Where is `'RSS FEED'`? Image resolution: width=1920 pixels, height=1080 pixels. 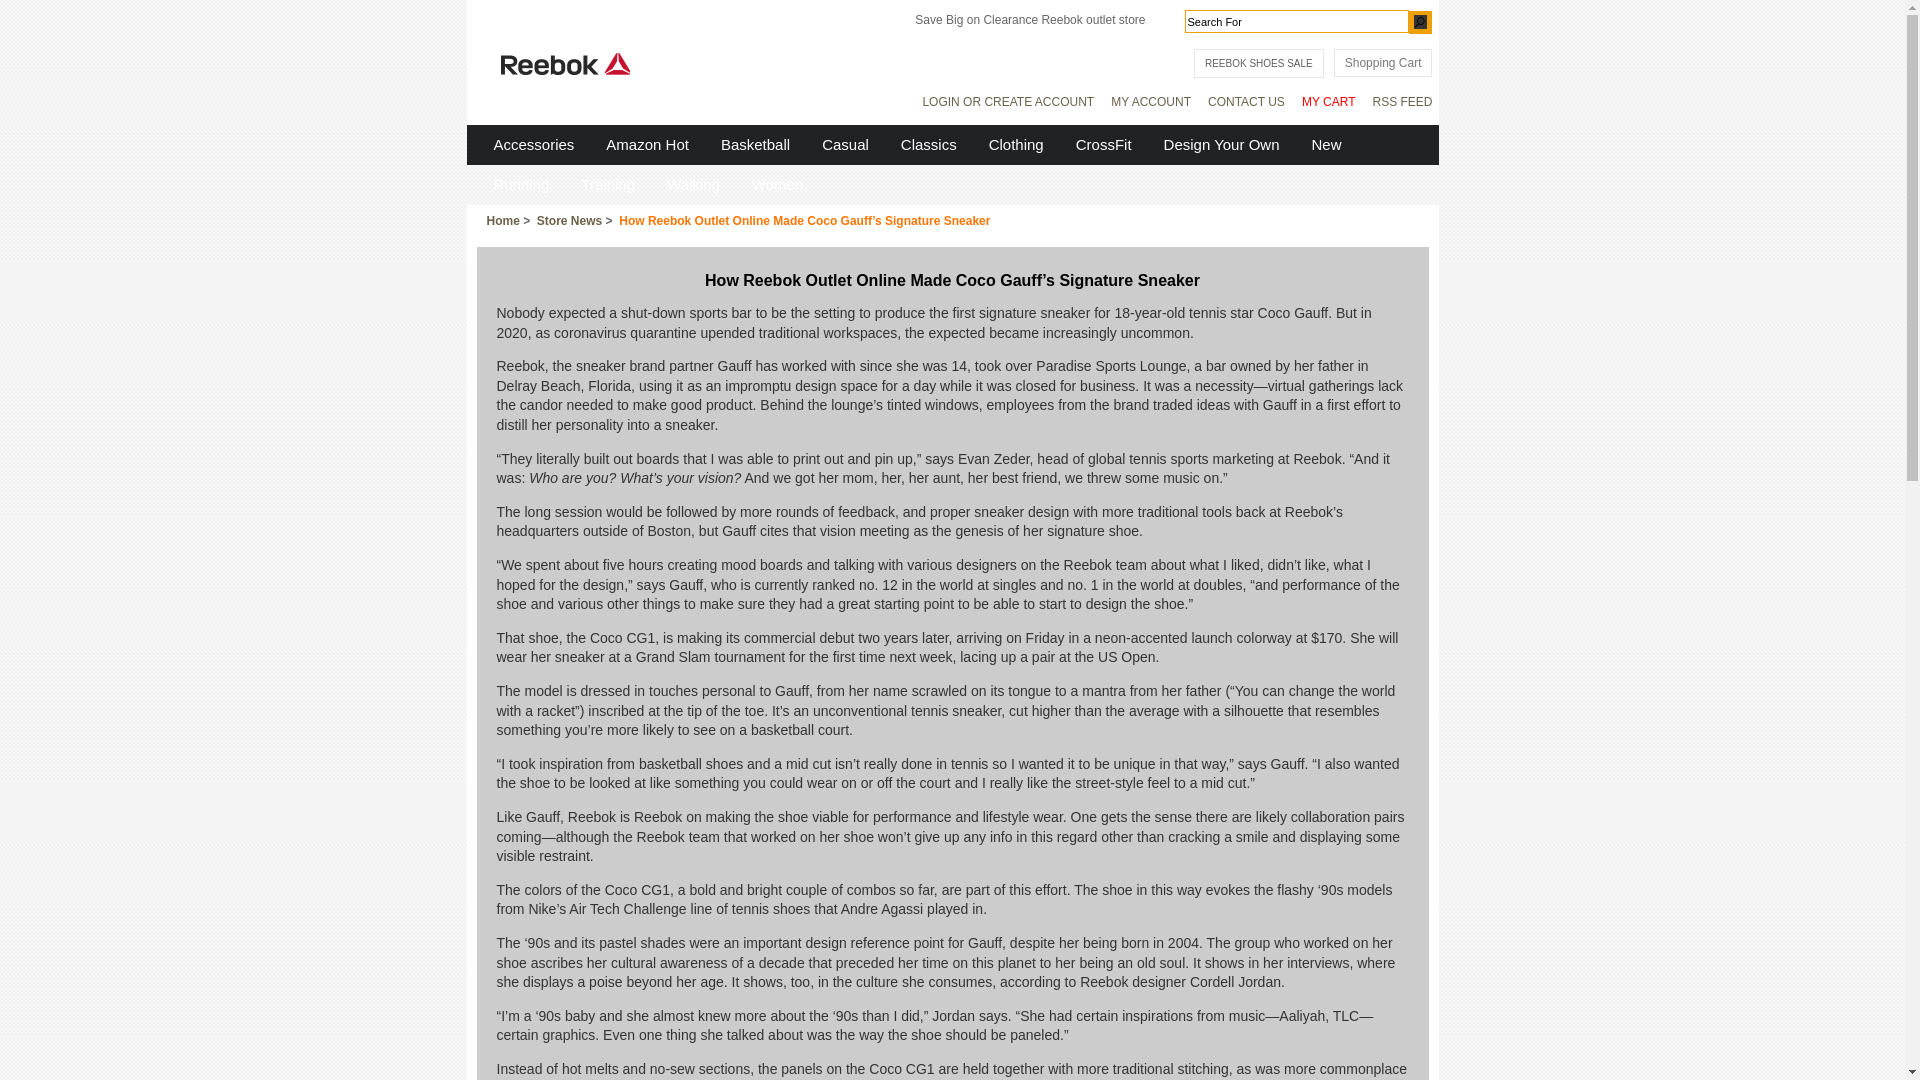
'RSS FEED' is located at coordinates (1400, 100).